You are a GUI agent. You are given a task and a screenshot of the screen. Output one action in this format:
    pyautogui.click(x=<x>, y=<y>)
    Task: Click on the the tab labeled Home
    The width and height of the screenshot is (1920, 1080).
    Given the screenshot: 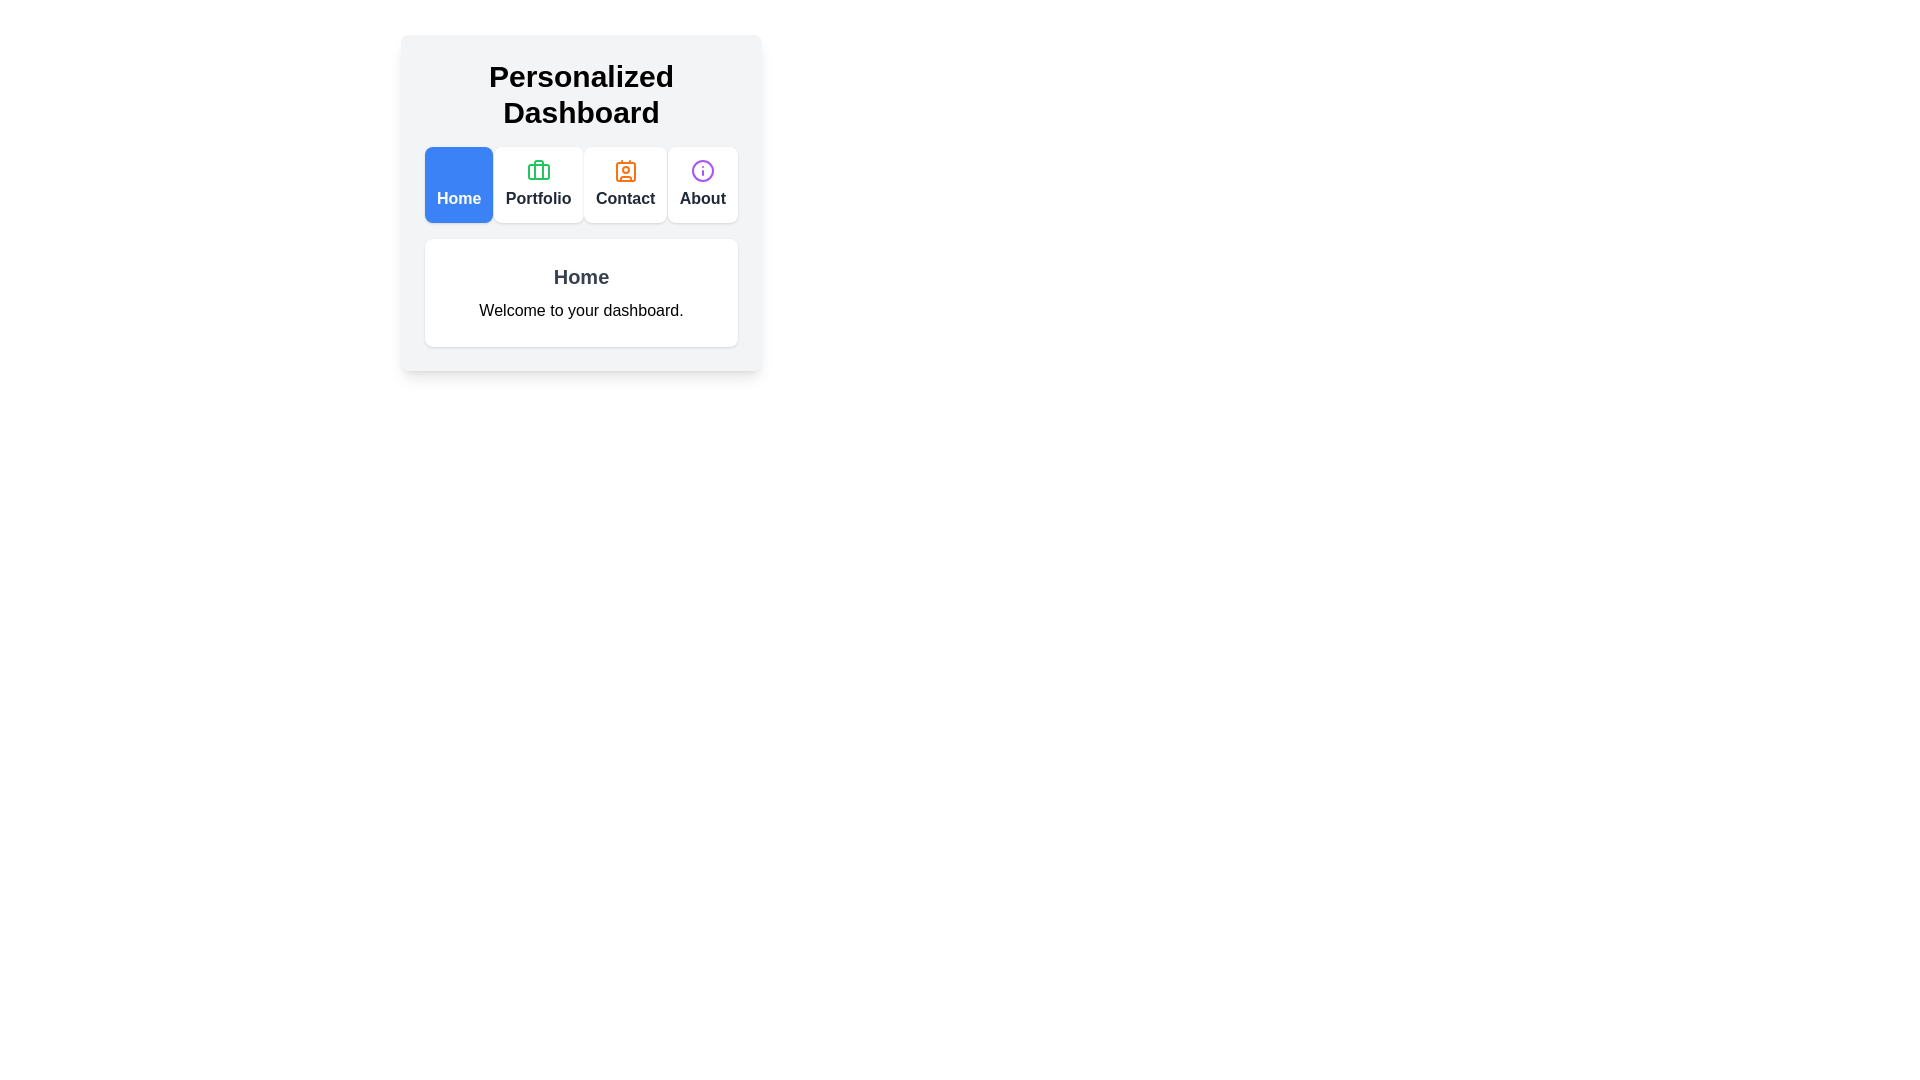 What is the action you would take?
    pyautogui.click(x=458, y=185)
    